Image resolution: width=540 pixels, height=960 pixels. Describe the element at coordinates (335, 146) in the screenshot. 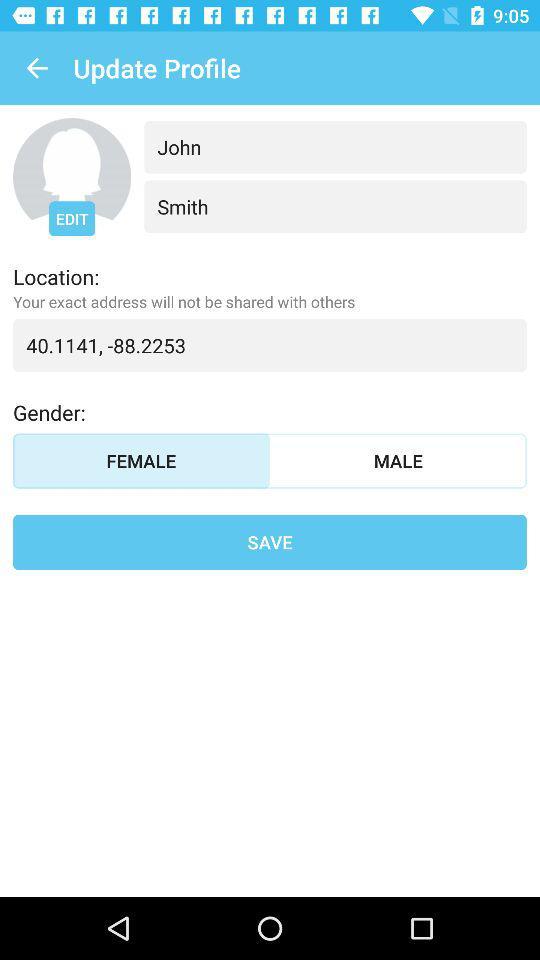

I see `the item below the update profile` at that location.